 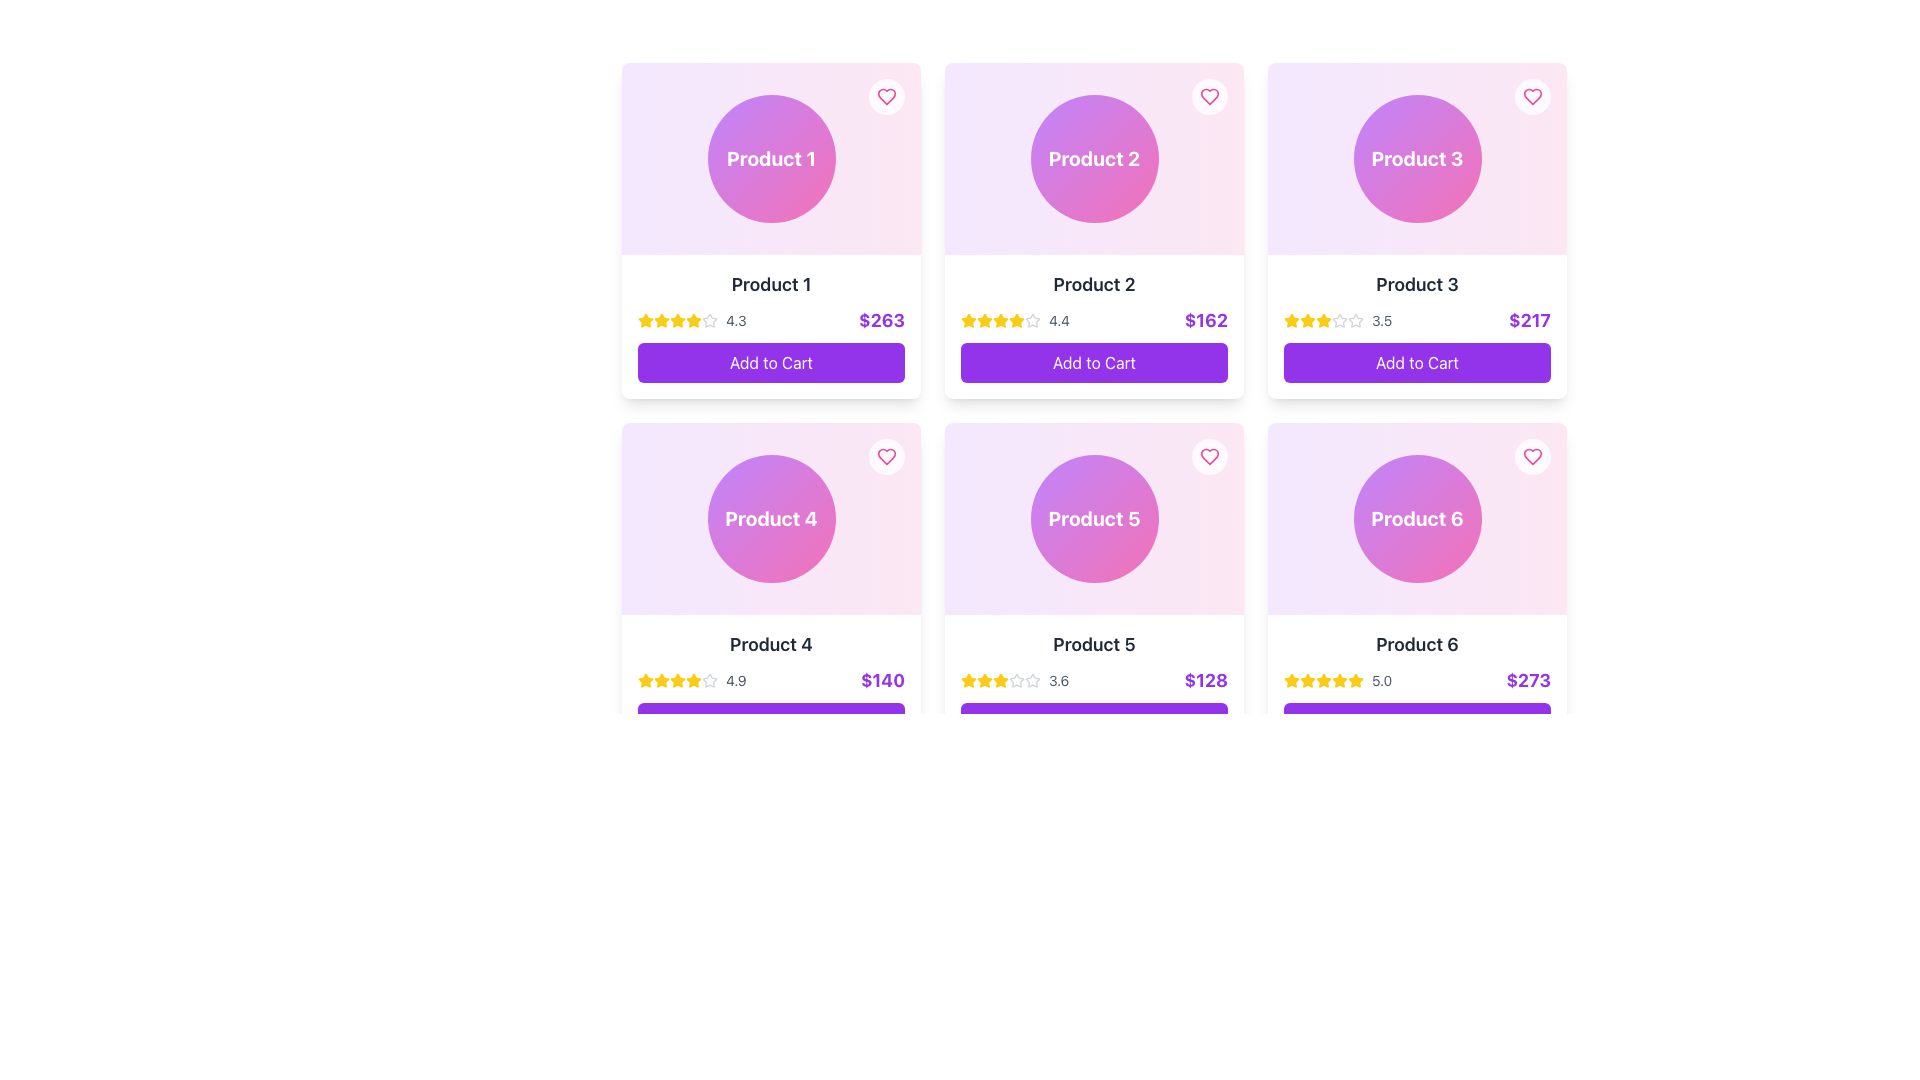 What do you see at coordinates (770, 157) in the screenshot?
I see `the Informational graphic with text located in the top-left section of the product card grid layout` at bounding box center [770, 157].